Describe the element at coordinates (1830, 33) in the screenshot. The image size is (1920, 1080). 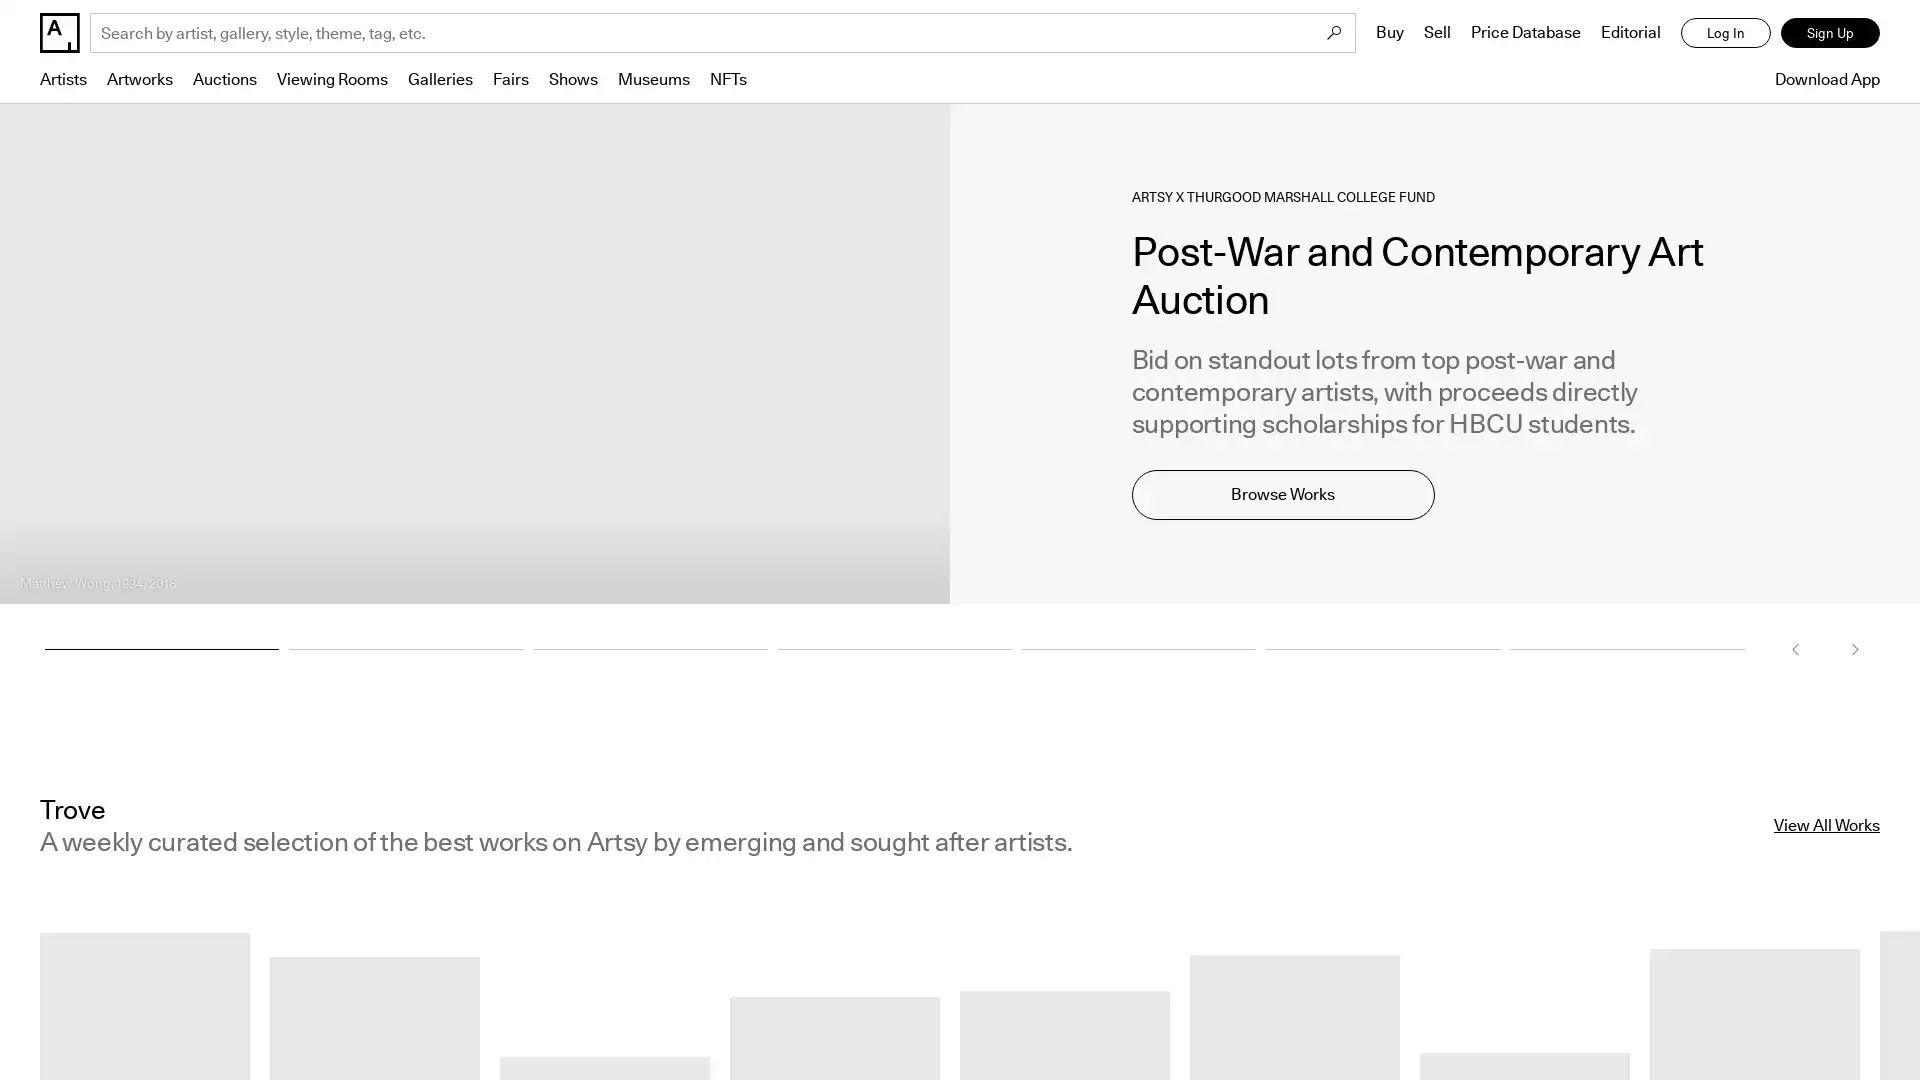
I see `Sign Up` at that location.